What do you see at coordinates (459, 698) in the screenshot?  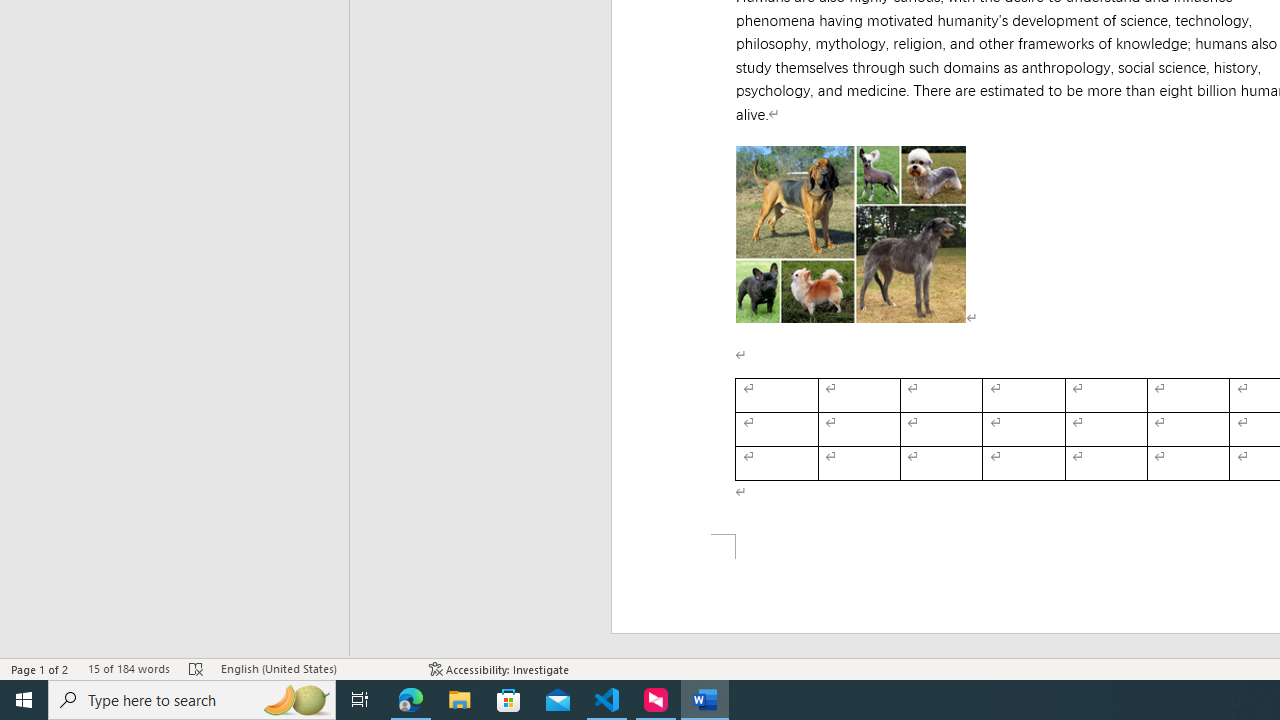 I see `'File Explorer'` at bounding box center [459, 698].